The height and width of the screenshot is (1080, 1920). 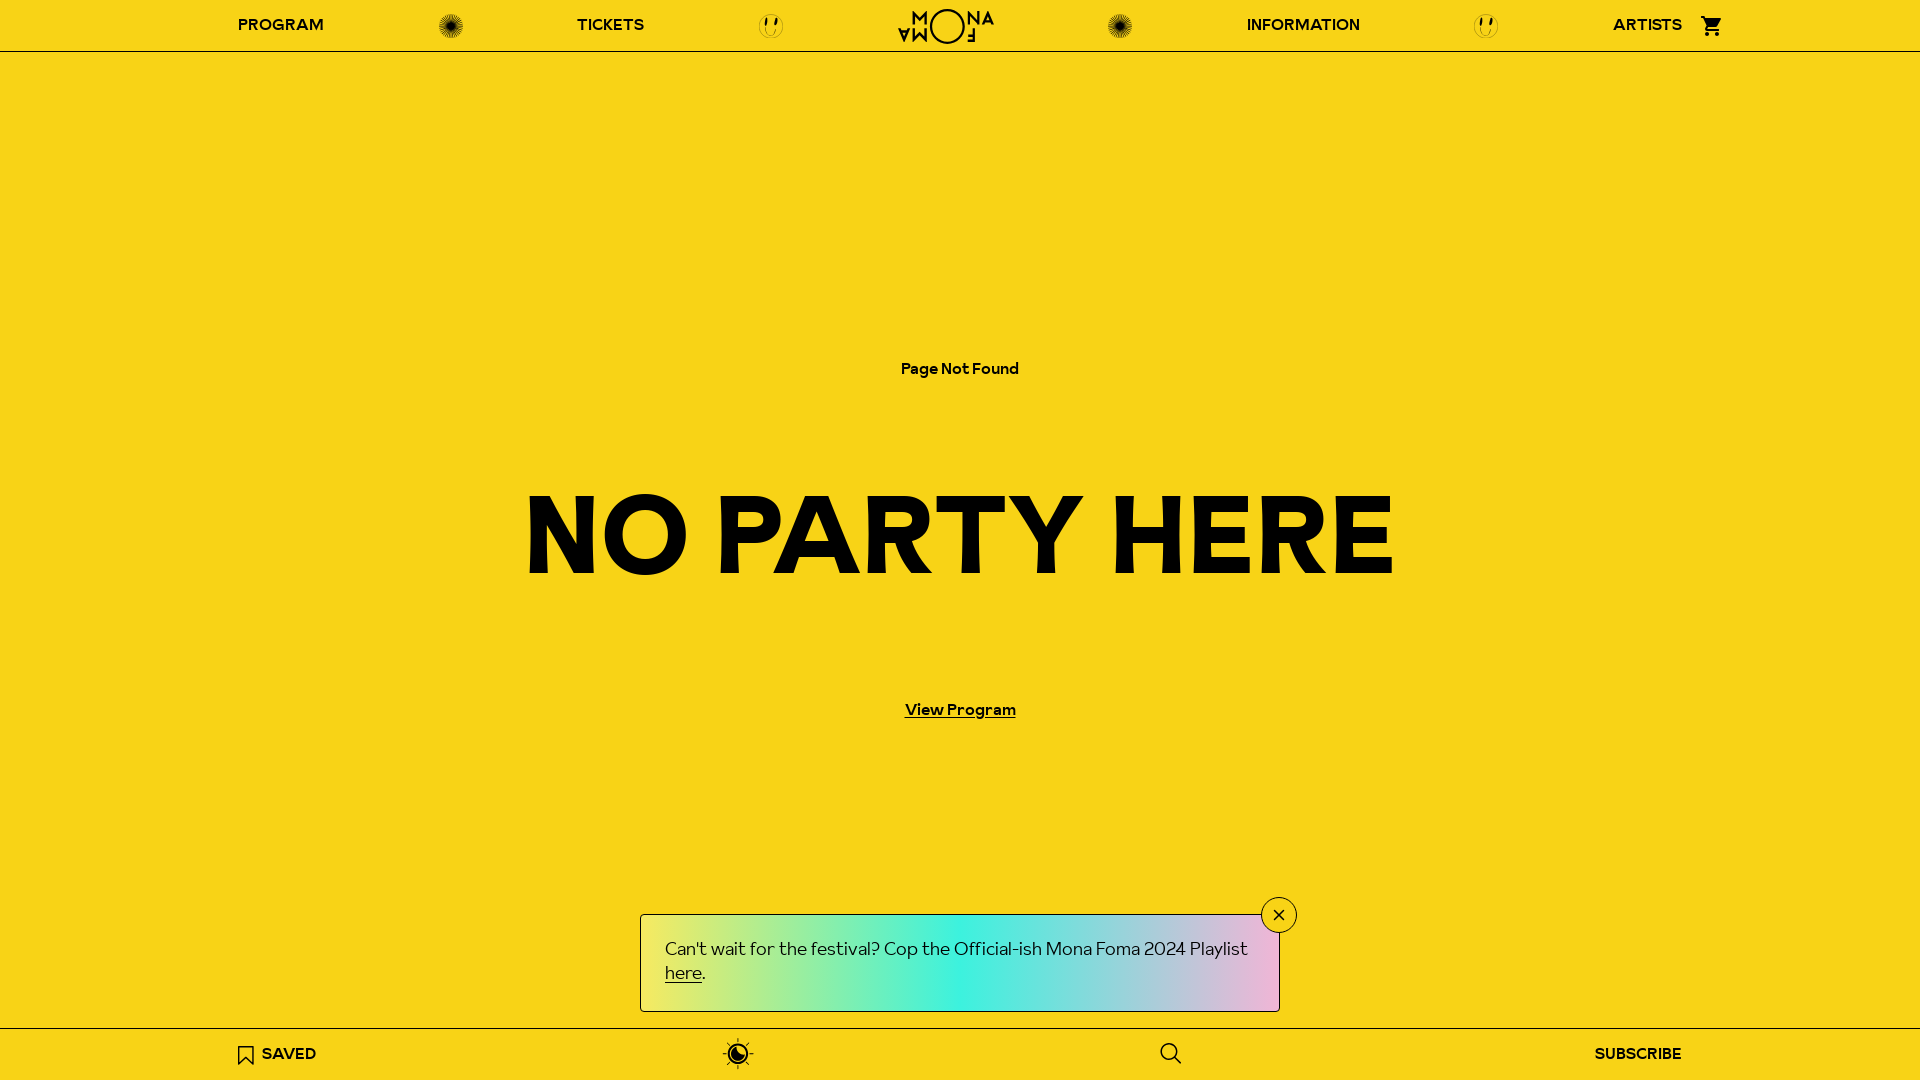 What do you see at coordinates (1147, 1052) in the screenshot?
I see `'Search'` at bounding box center [1147, 1052].